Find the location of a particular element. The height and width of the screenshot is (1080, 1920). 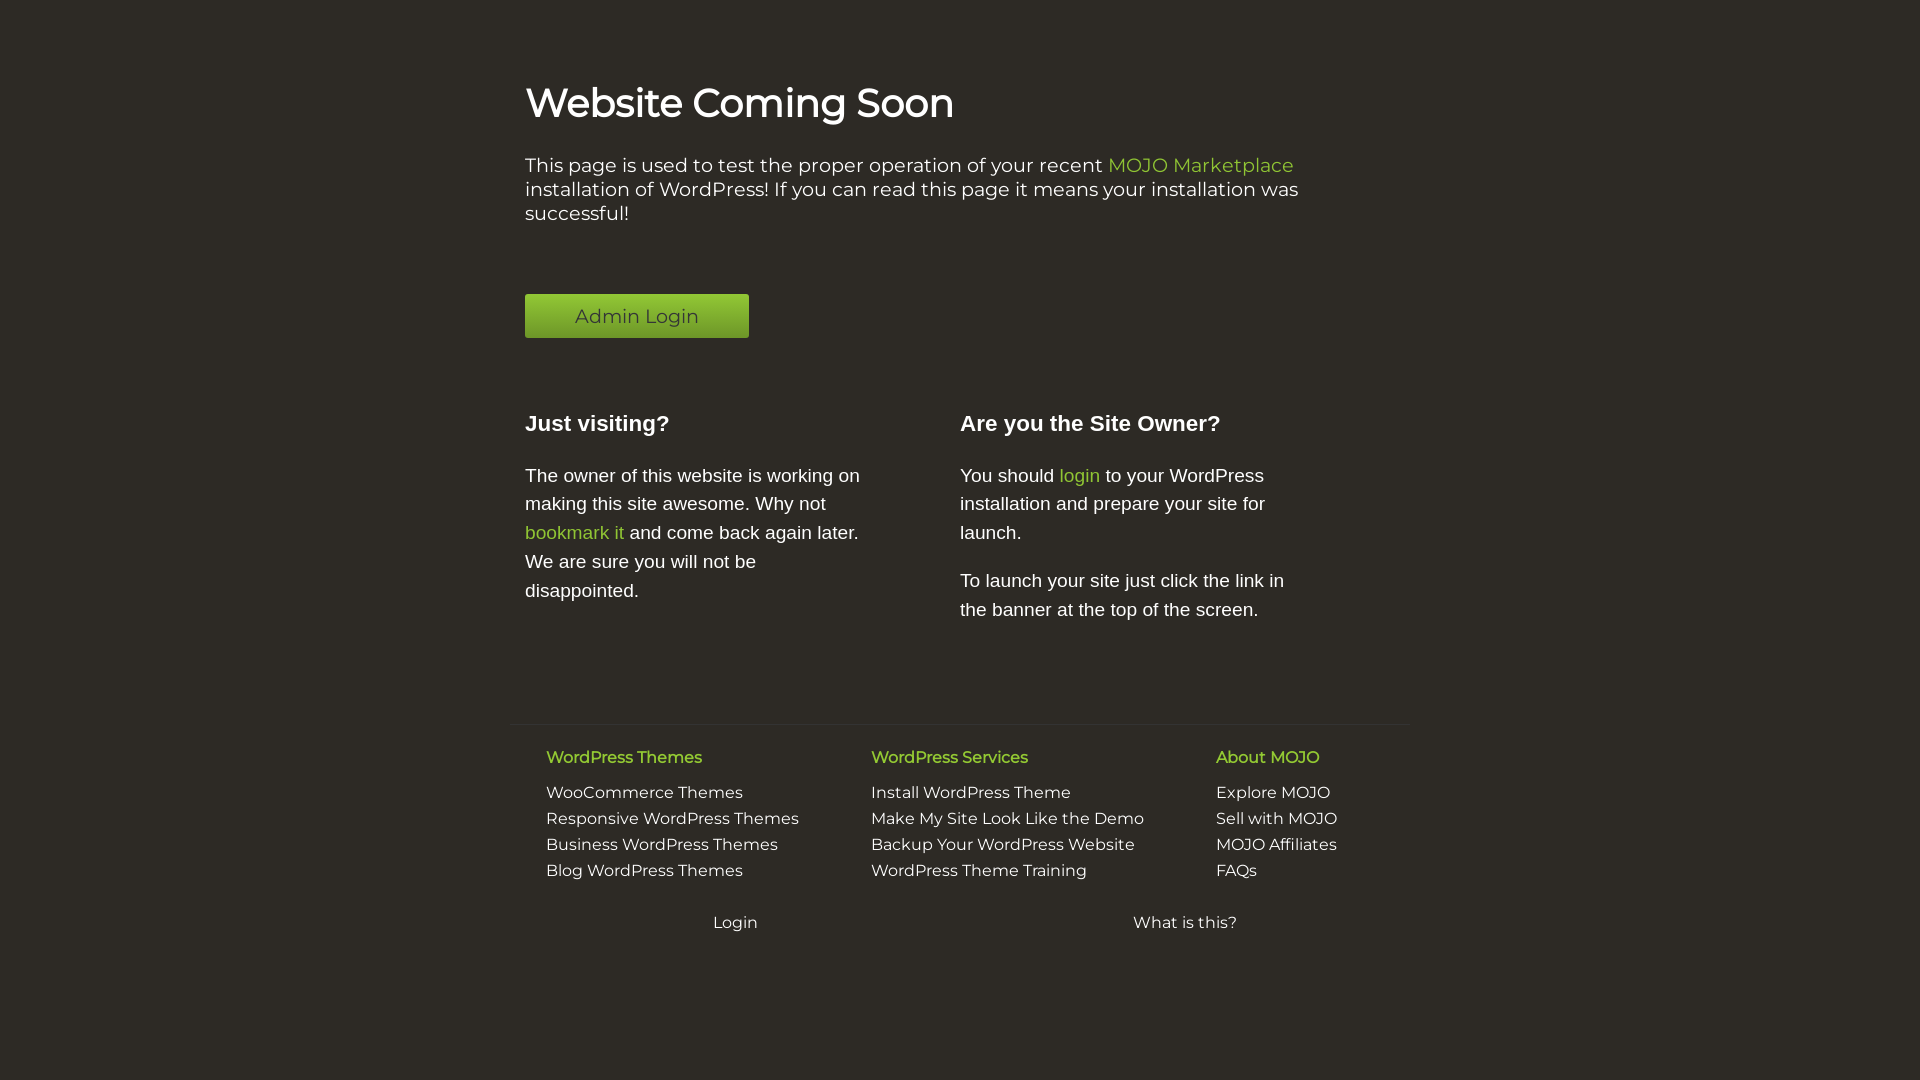

'WooCommerce Themes' is located at coordinates (644, 791).